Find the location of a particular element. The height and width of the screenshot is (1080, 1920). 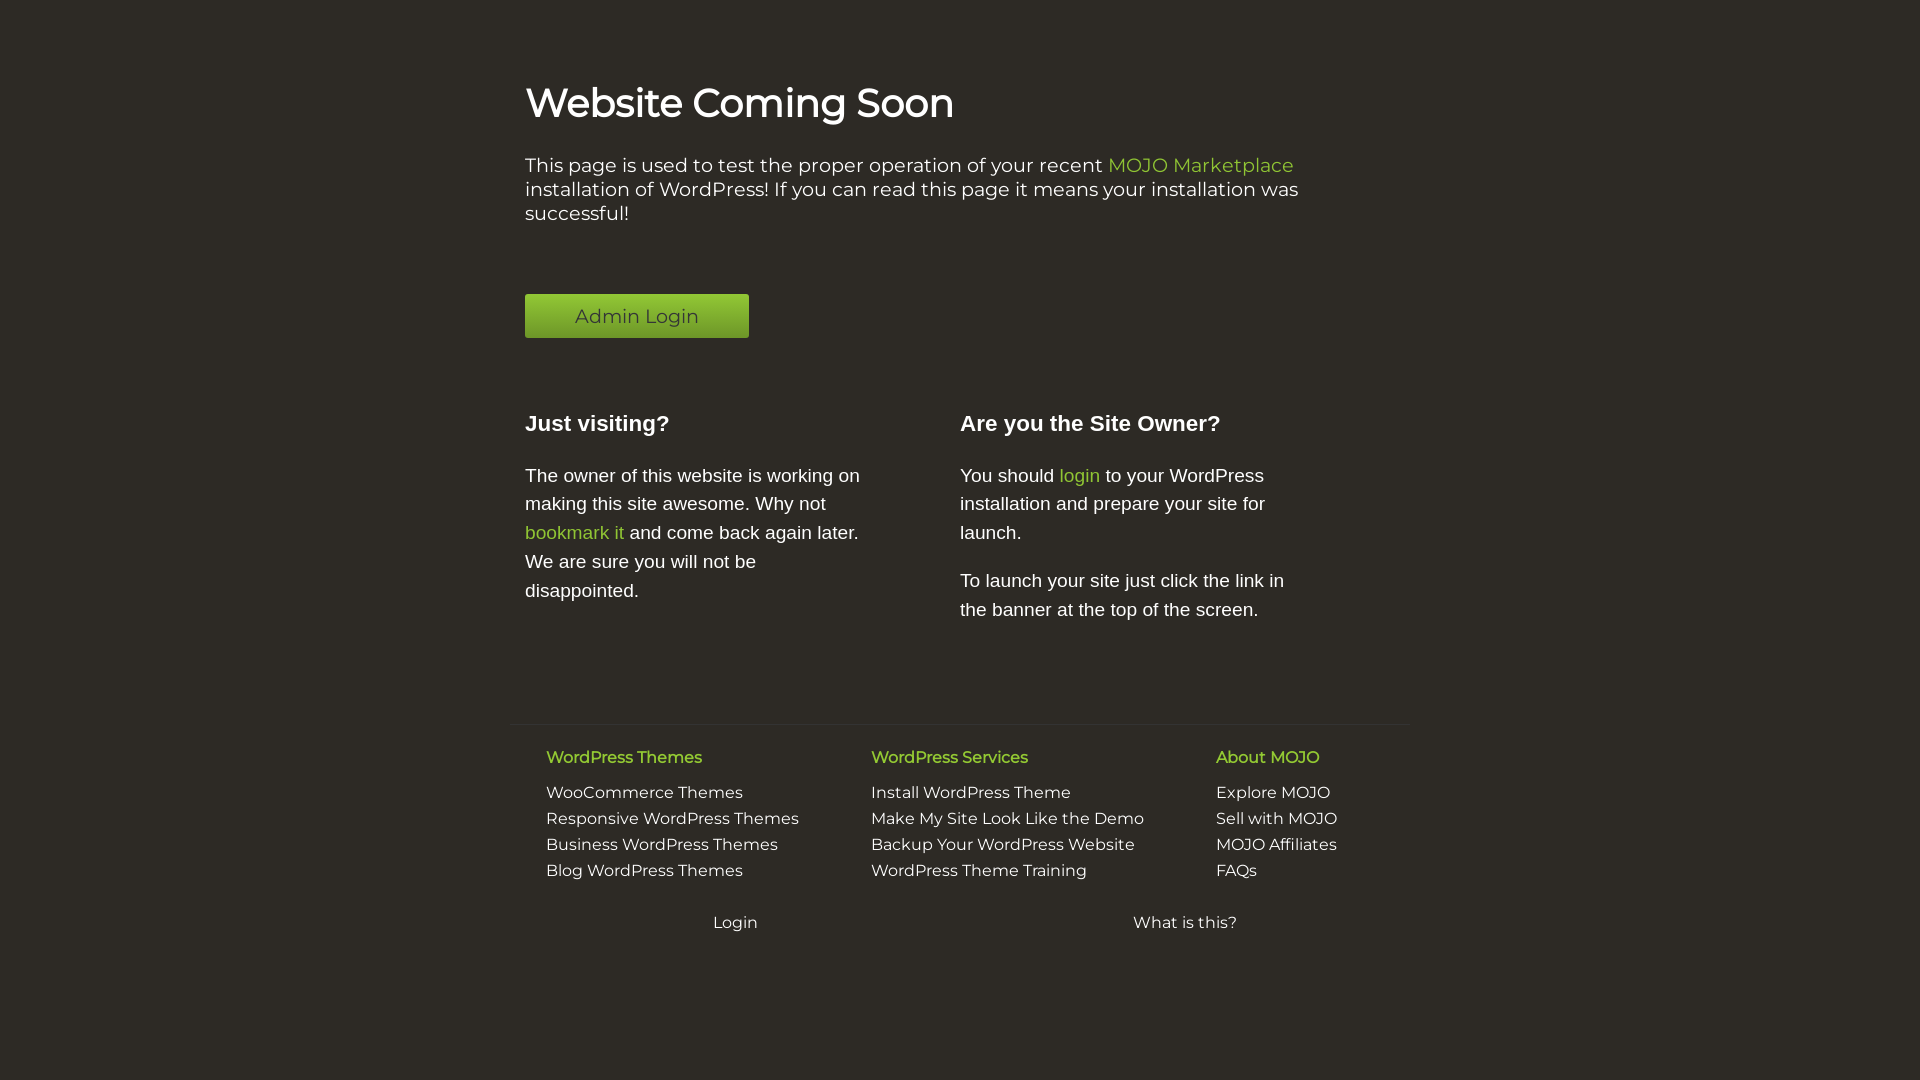

'WooCommerce Themes' is located at coordinates (644, 791).